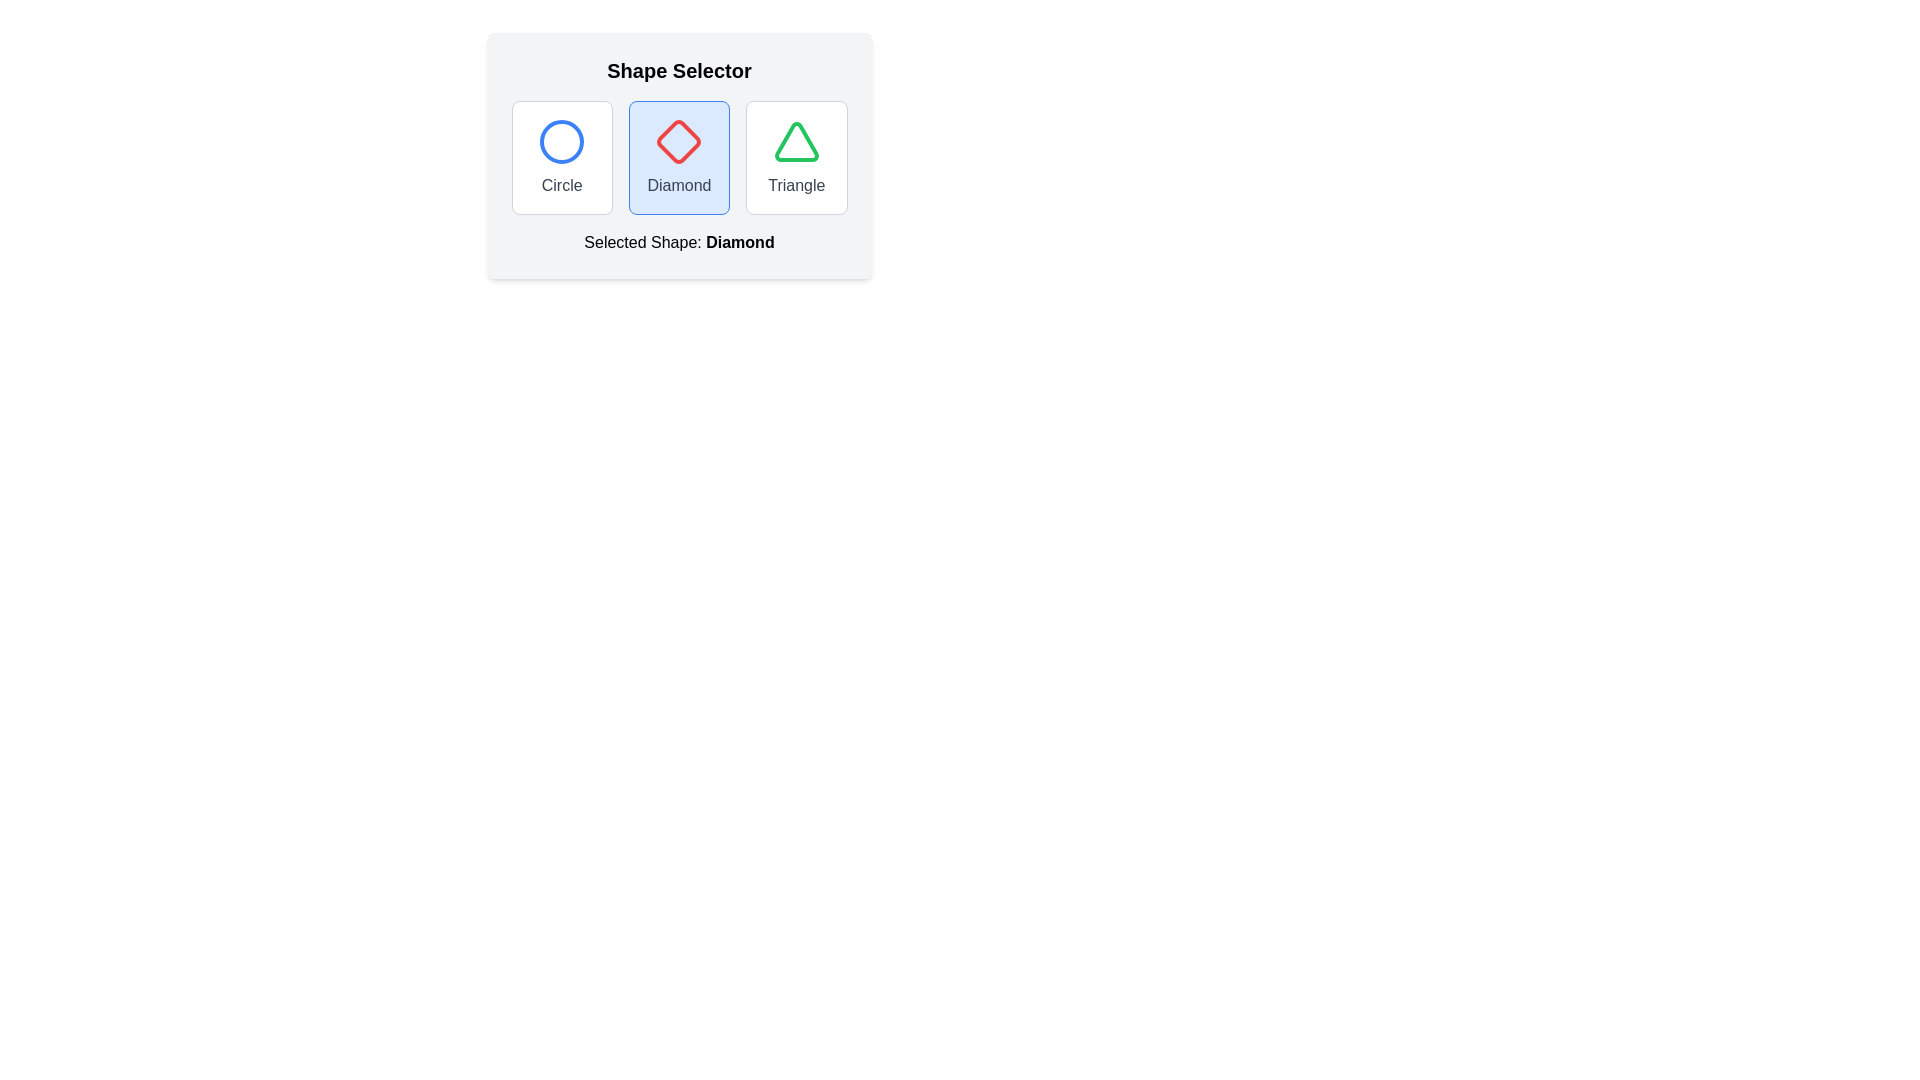 The width and height of the screenshot is (1920, 1080). Describe the element at coordinates (739, 241) in the screenshot. I see `the text label that displays the currently selected shape, specifically the bolded 'Diamond' portion of the text in the shape selection UI` at that location.